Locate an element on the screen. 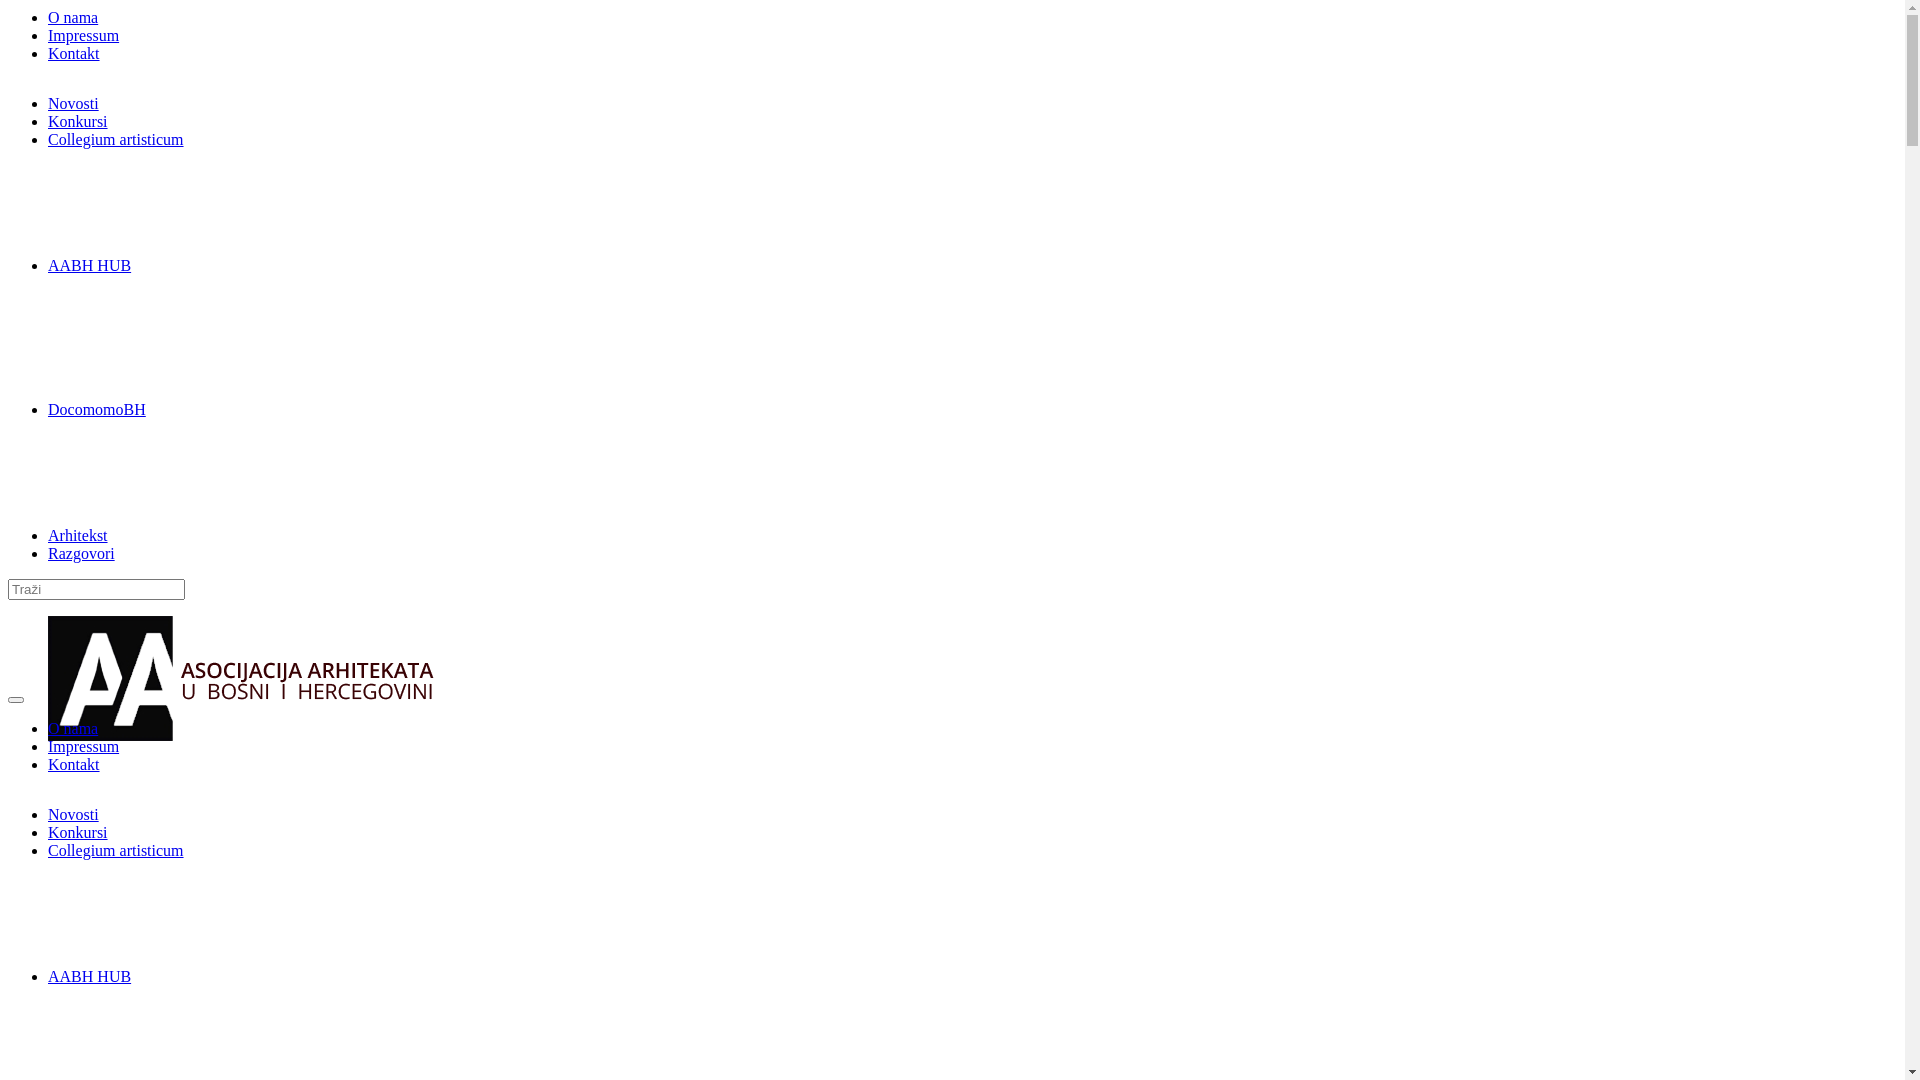 This screenshot has width=1920, height=1080. 'Collegium artisticum' is located at coordinates (114, 138).